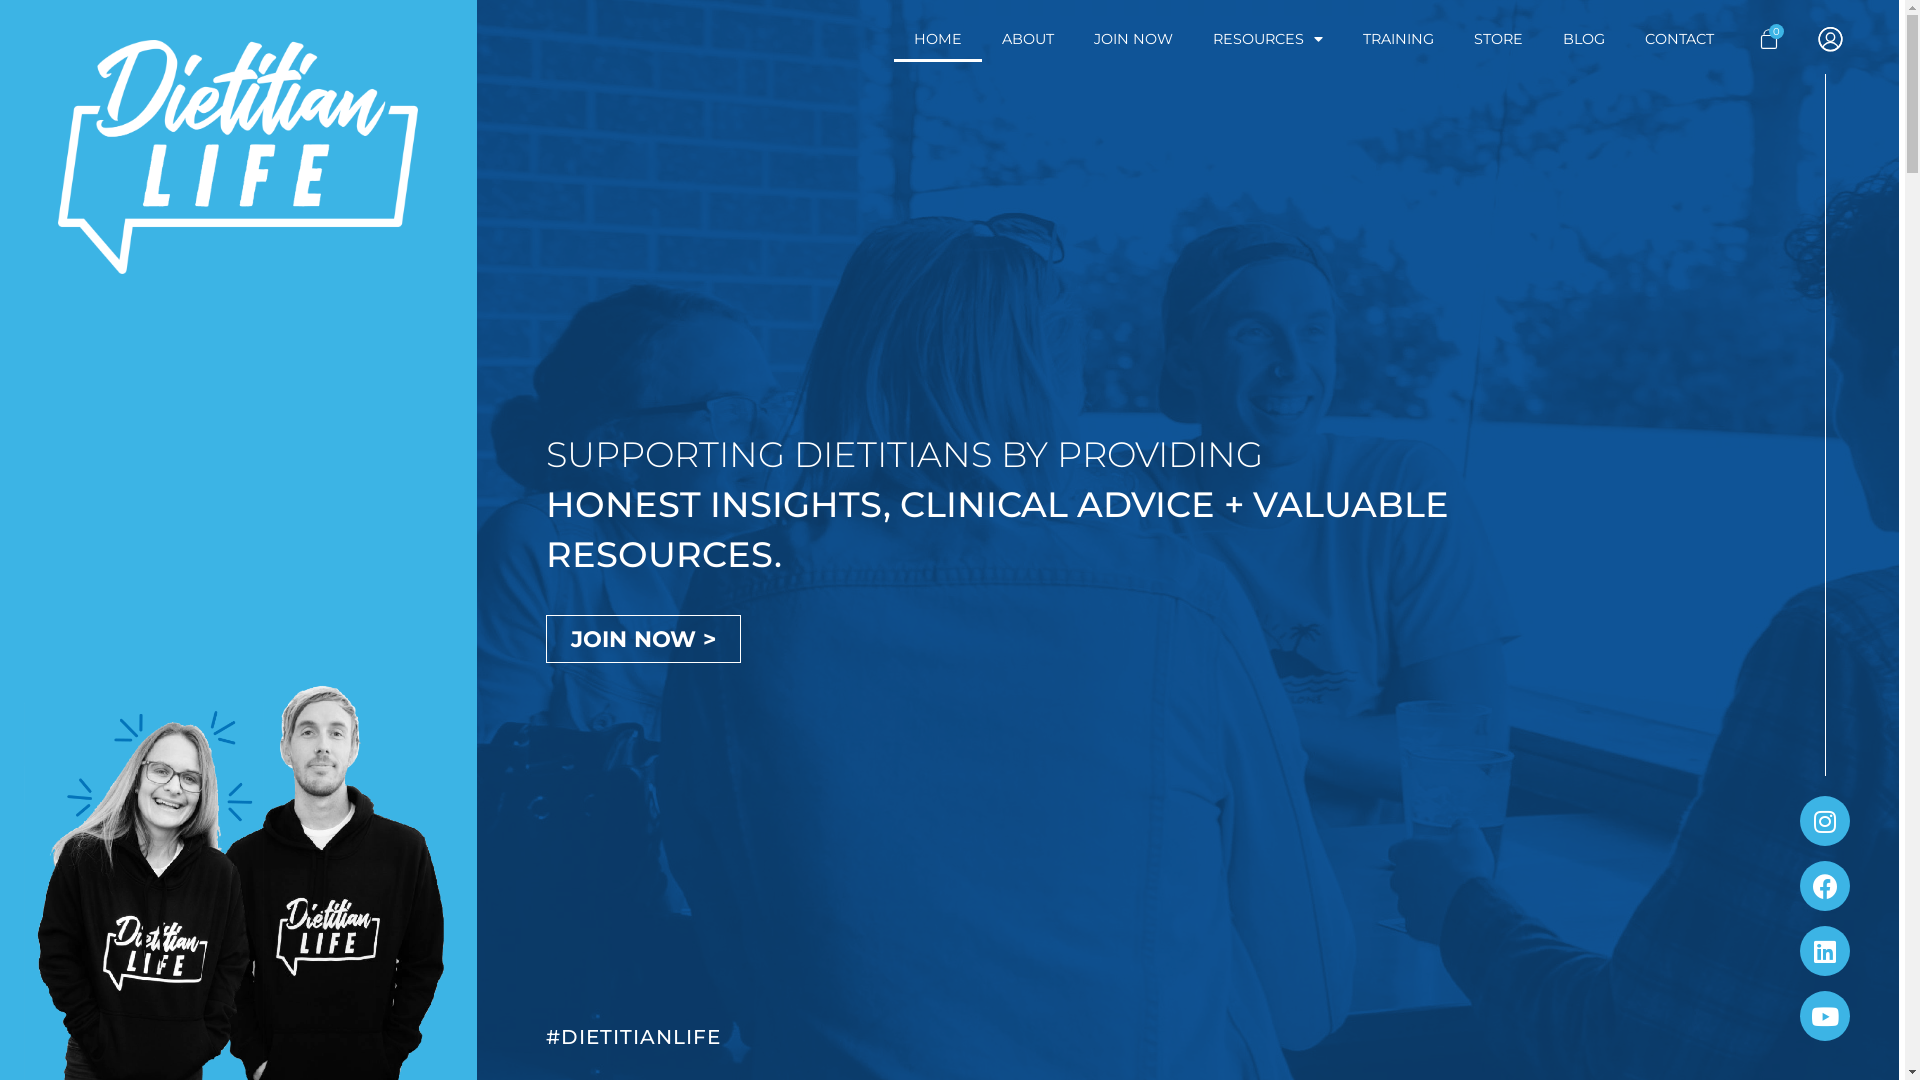  Describe the element at coordinates (1583, 38) in the screenshot. I see `'BLOG'` at that location.